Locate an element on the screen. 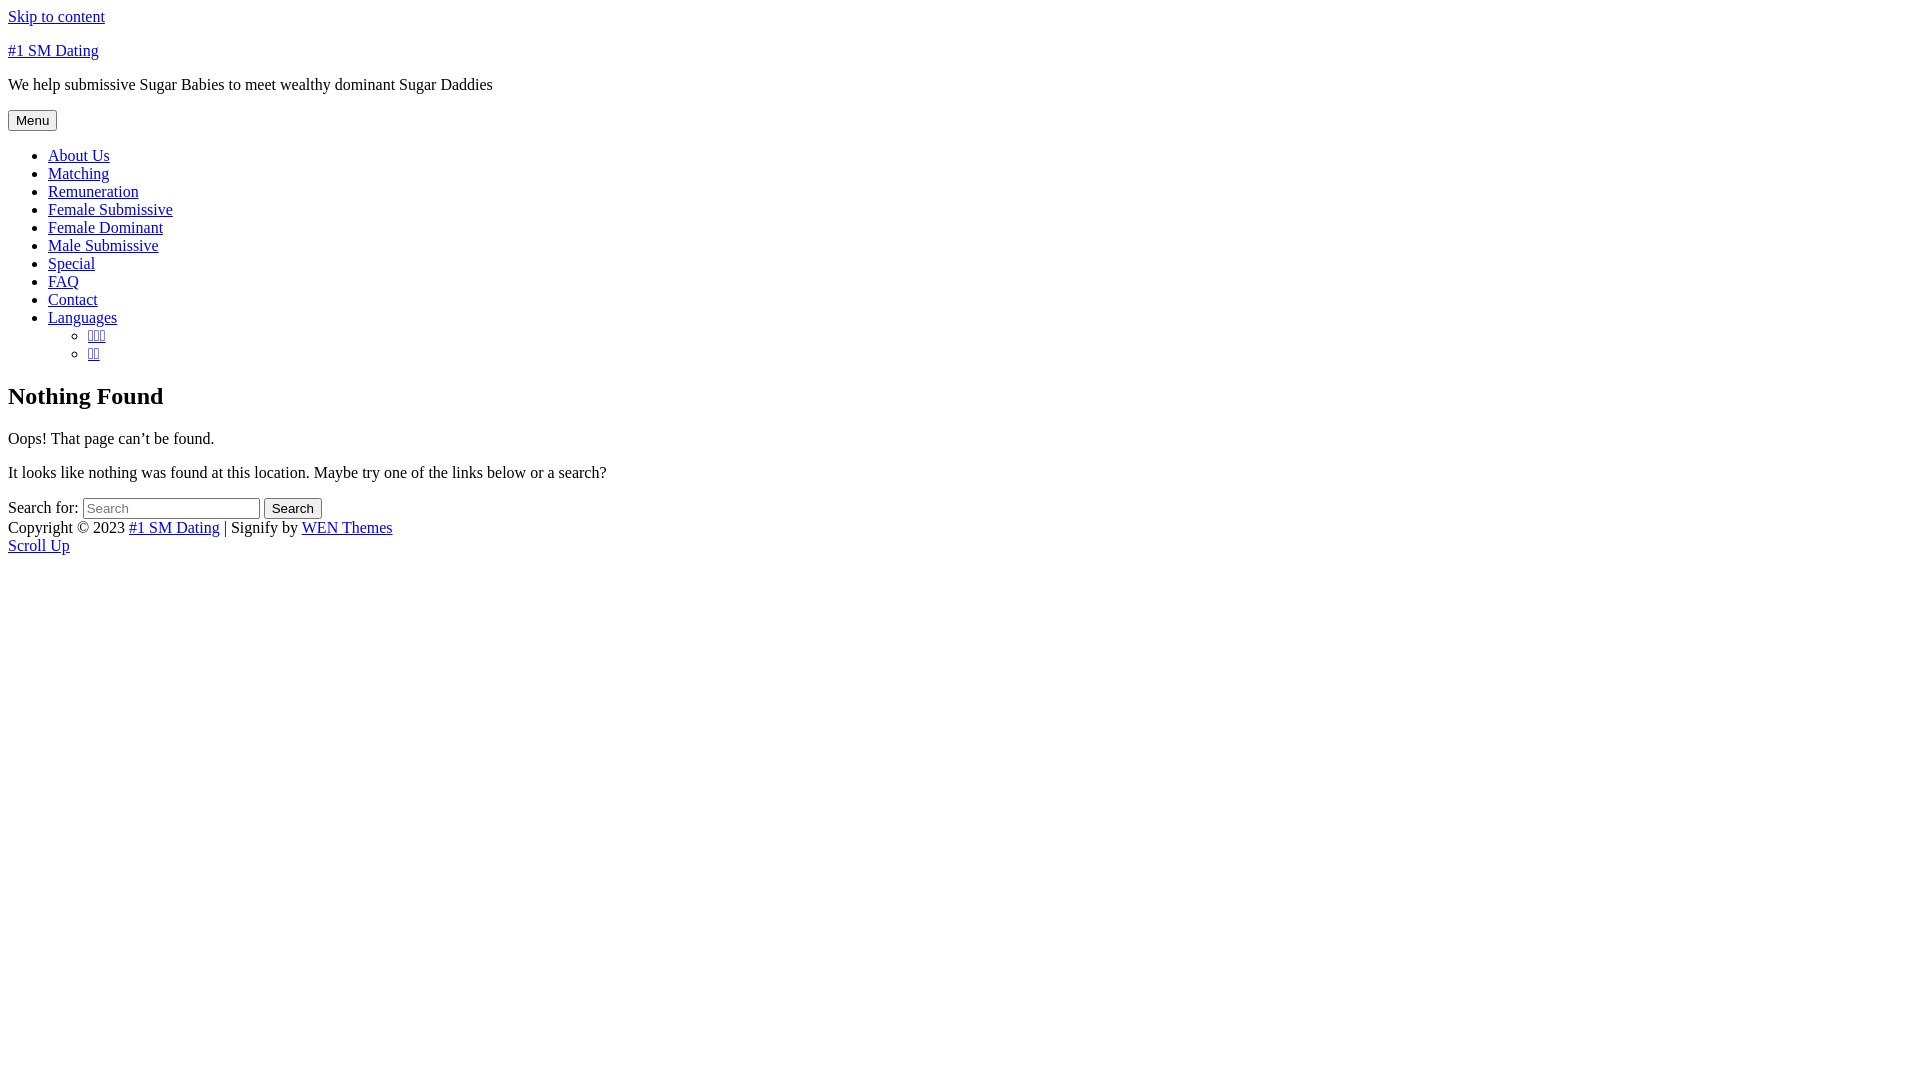  'Languages' is located at coordinates (81, 316).